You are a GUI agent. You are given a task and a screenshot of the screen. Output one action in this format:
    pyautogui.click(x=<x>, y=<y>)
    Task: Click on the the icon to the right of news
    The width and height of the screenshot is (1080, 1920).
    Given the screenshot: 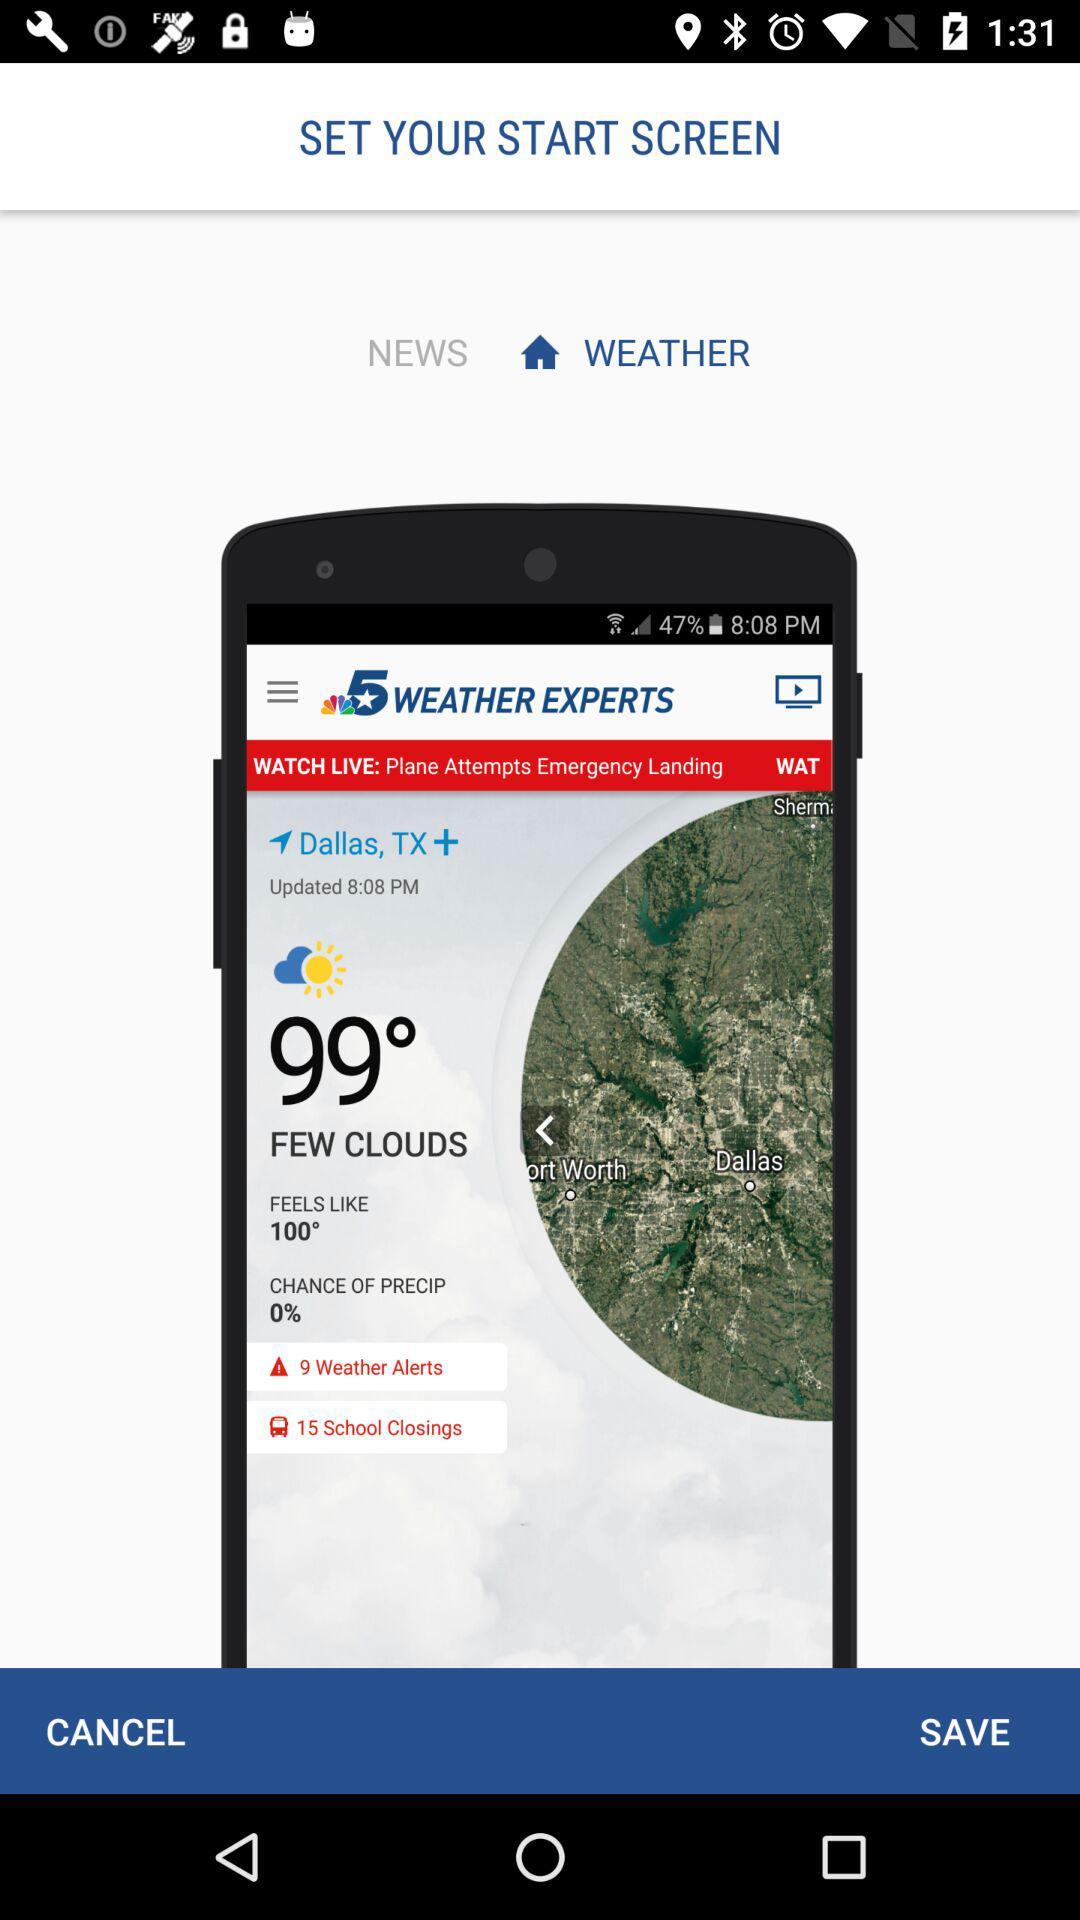 What is the action you would take?
    pyautogui.click(x=661, y=351)
    